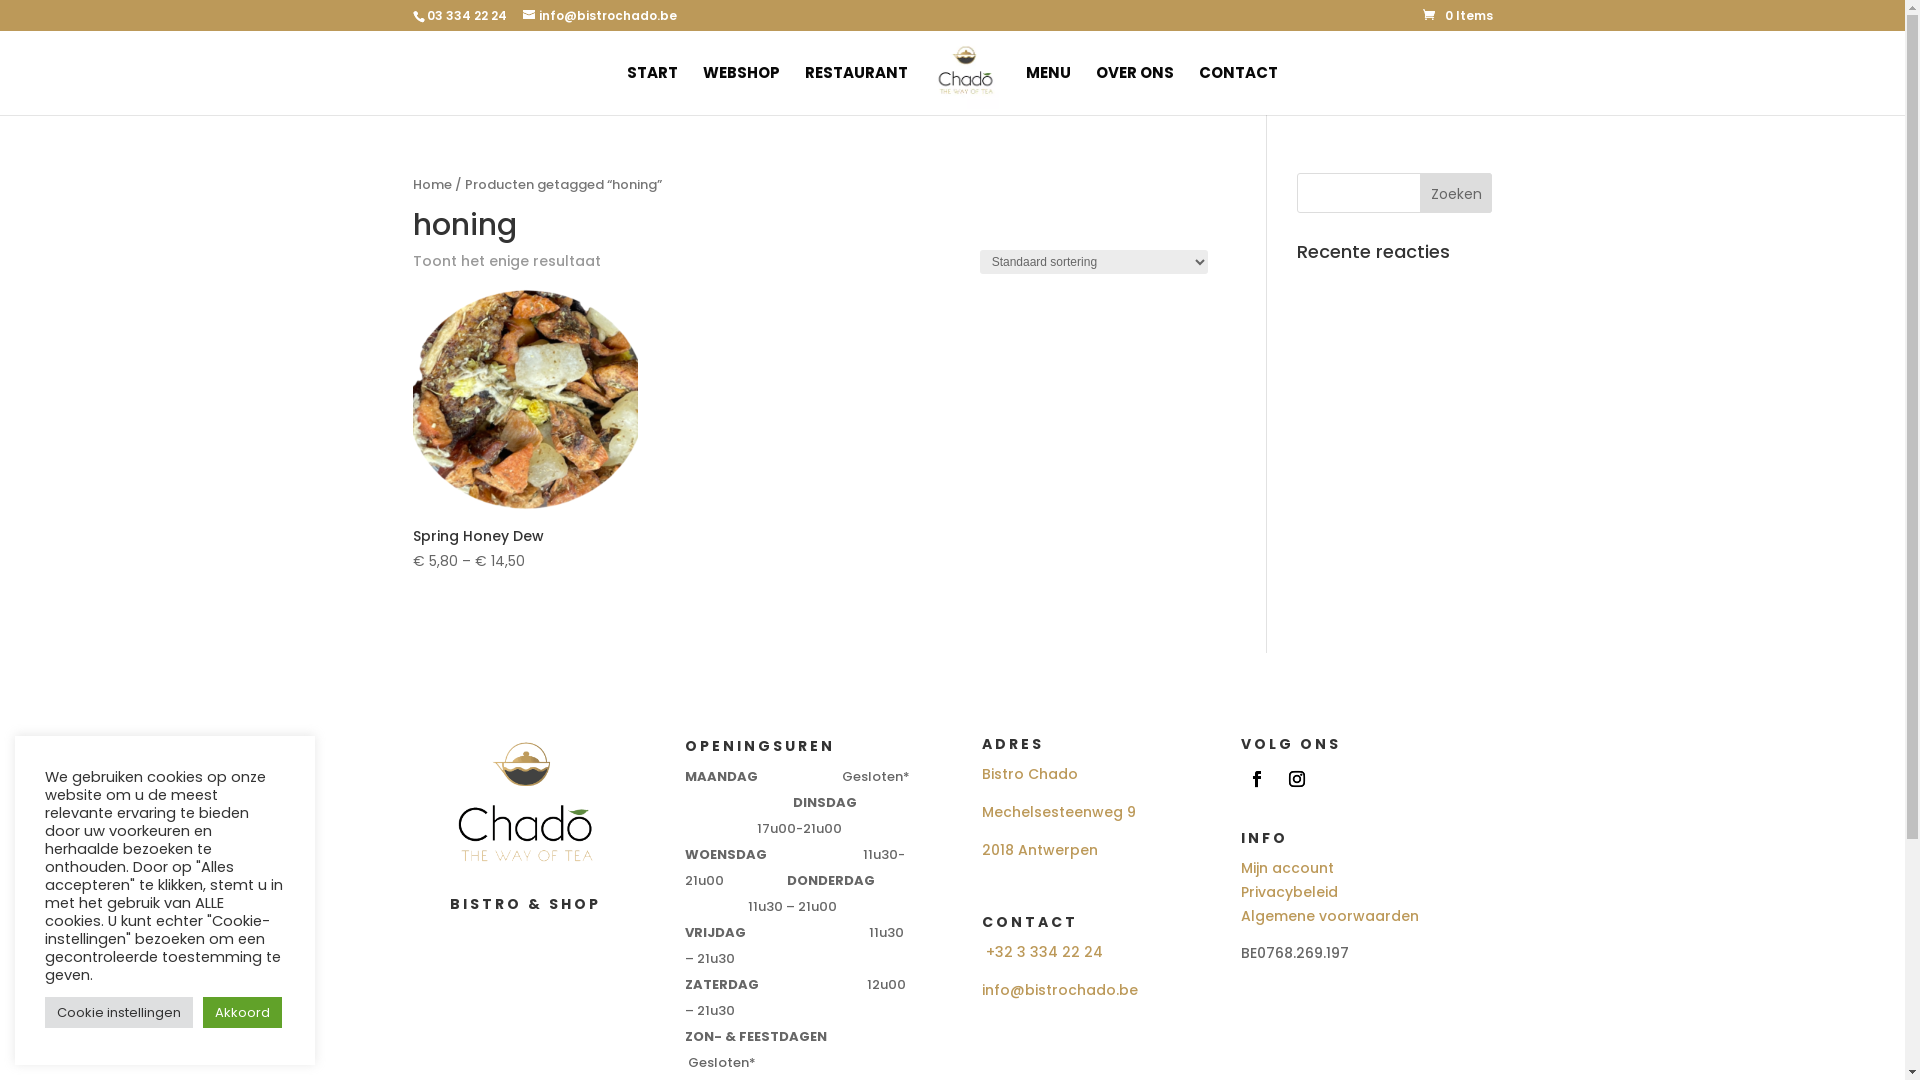  Describe the element at coordinates (626, 90) in the screenshot. I see `'START'` at that location.